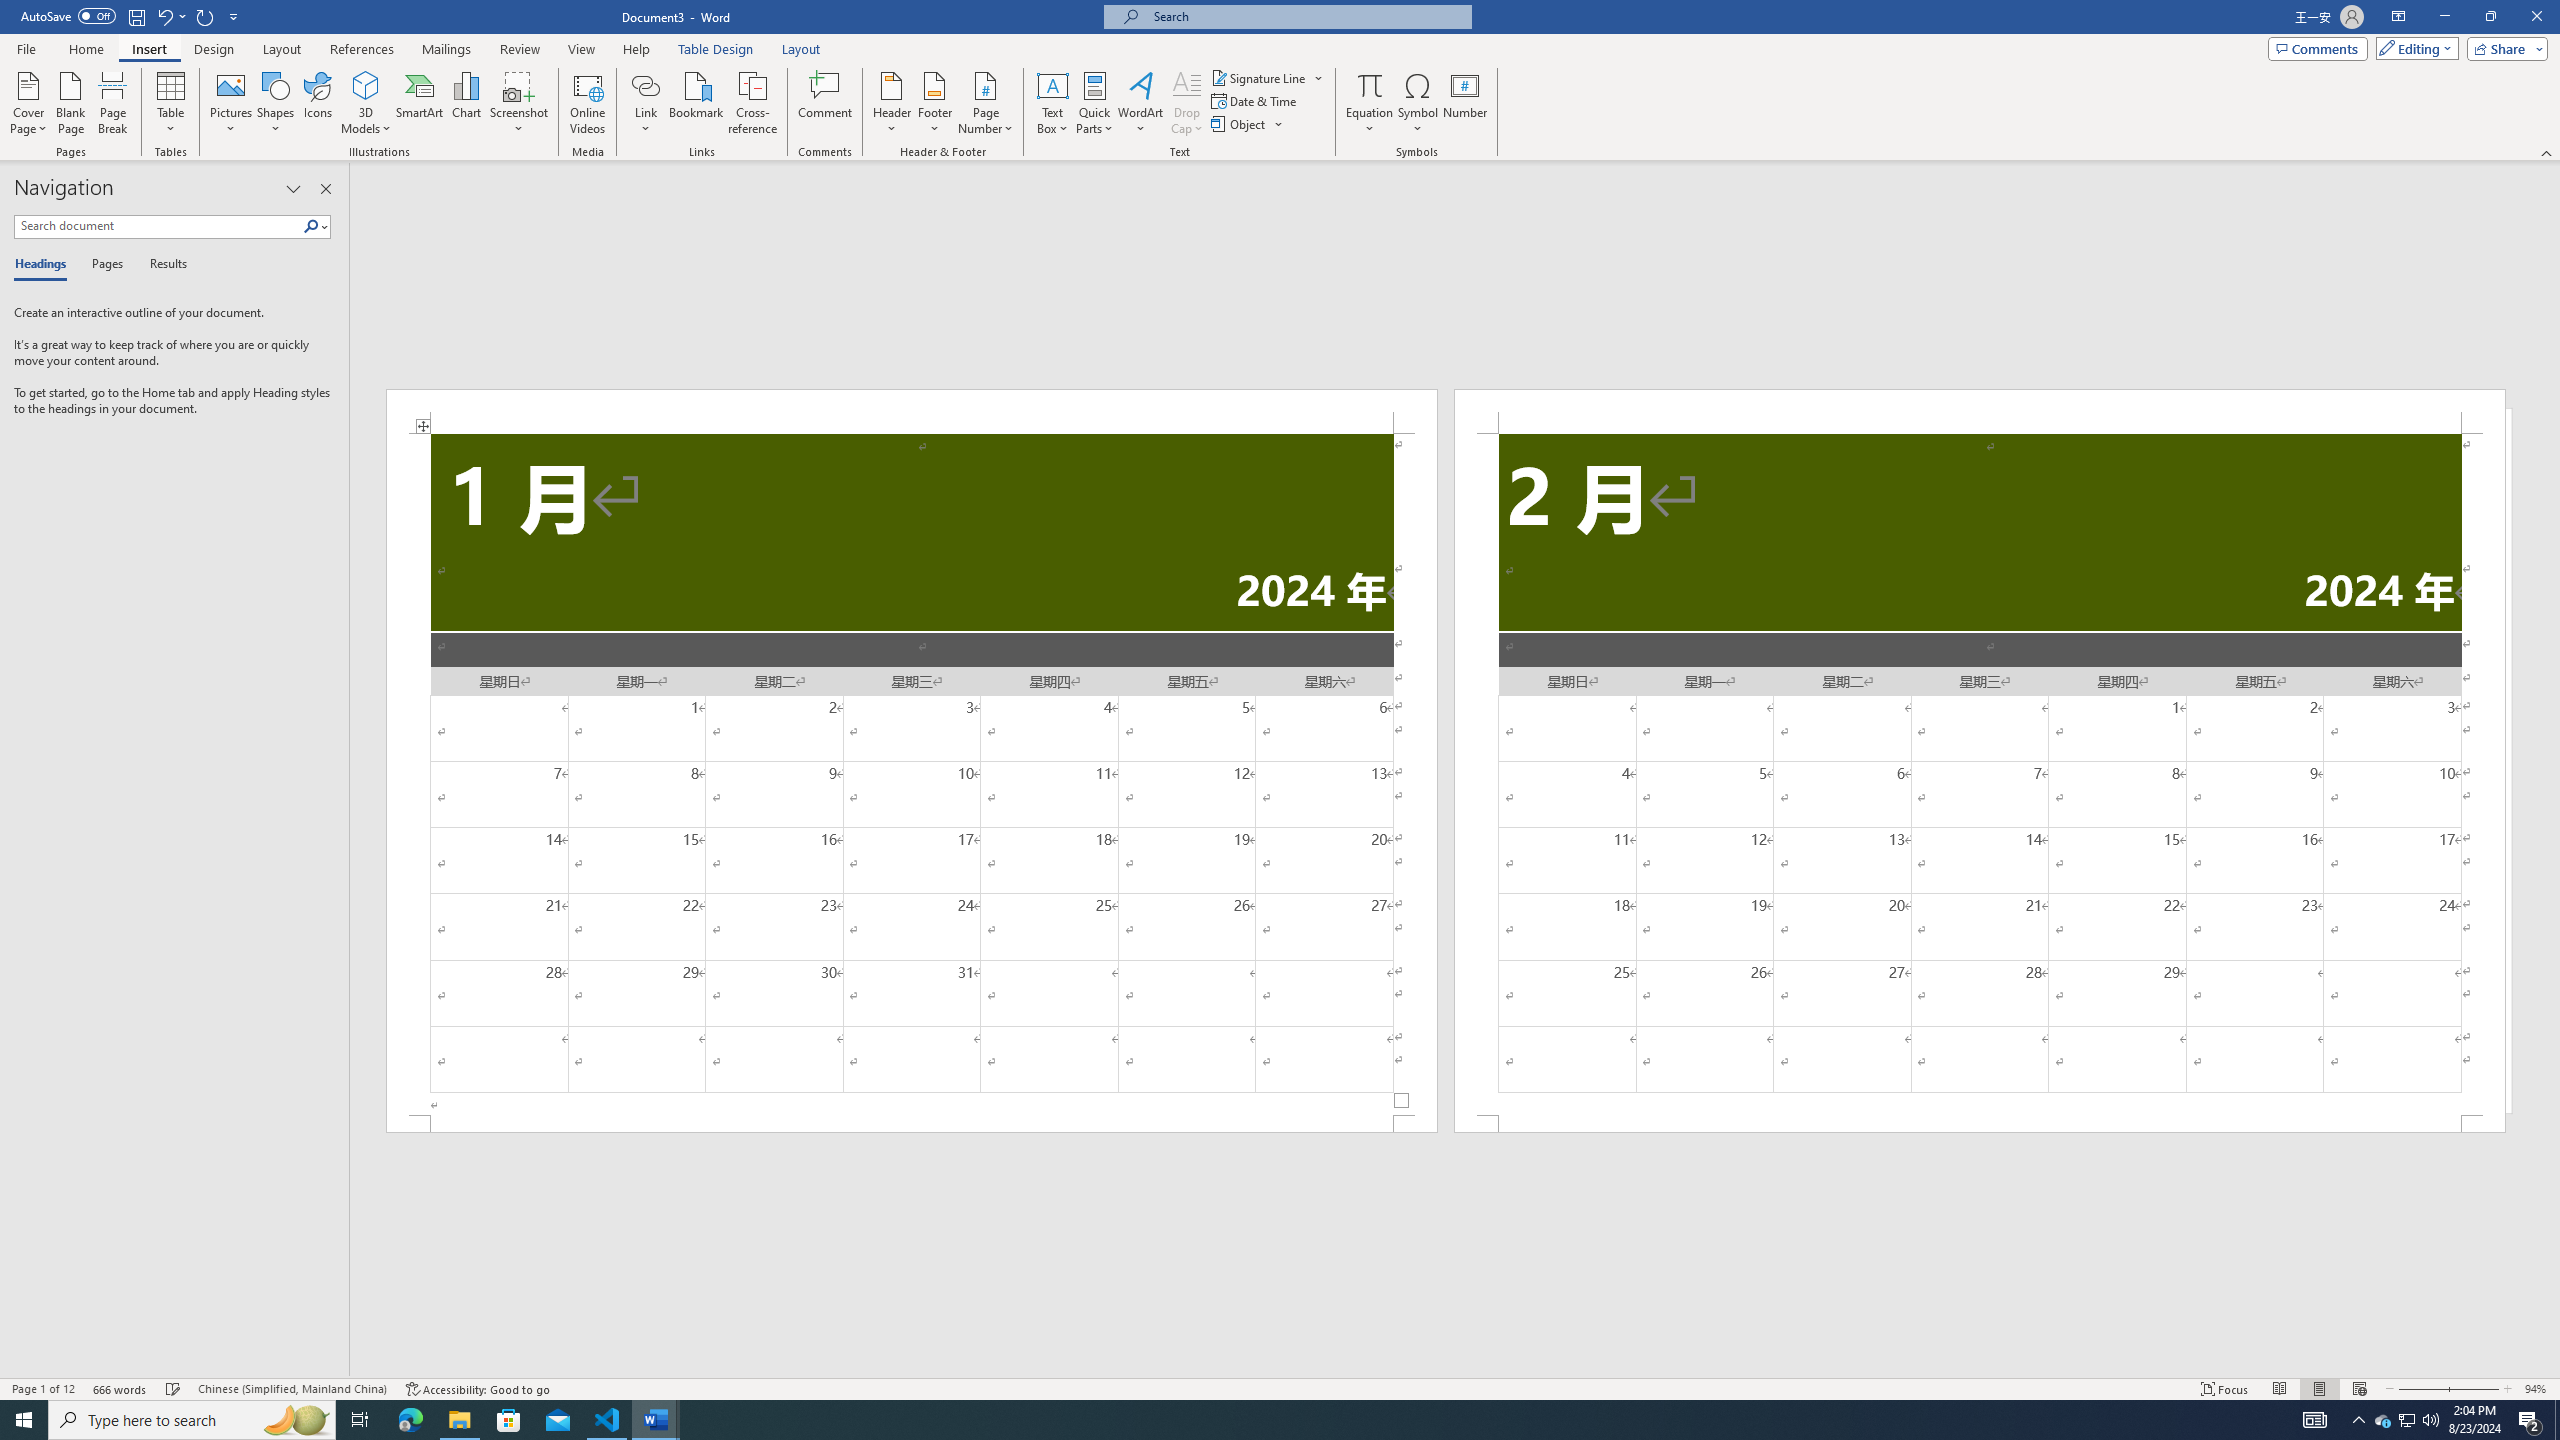 The image size is (2560, 1440). Describe the element at coordinates (290, 1389) in the screenshot. I see `'Language Chinese (Simplified, Mainland China)'` at that location.